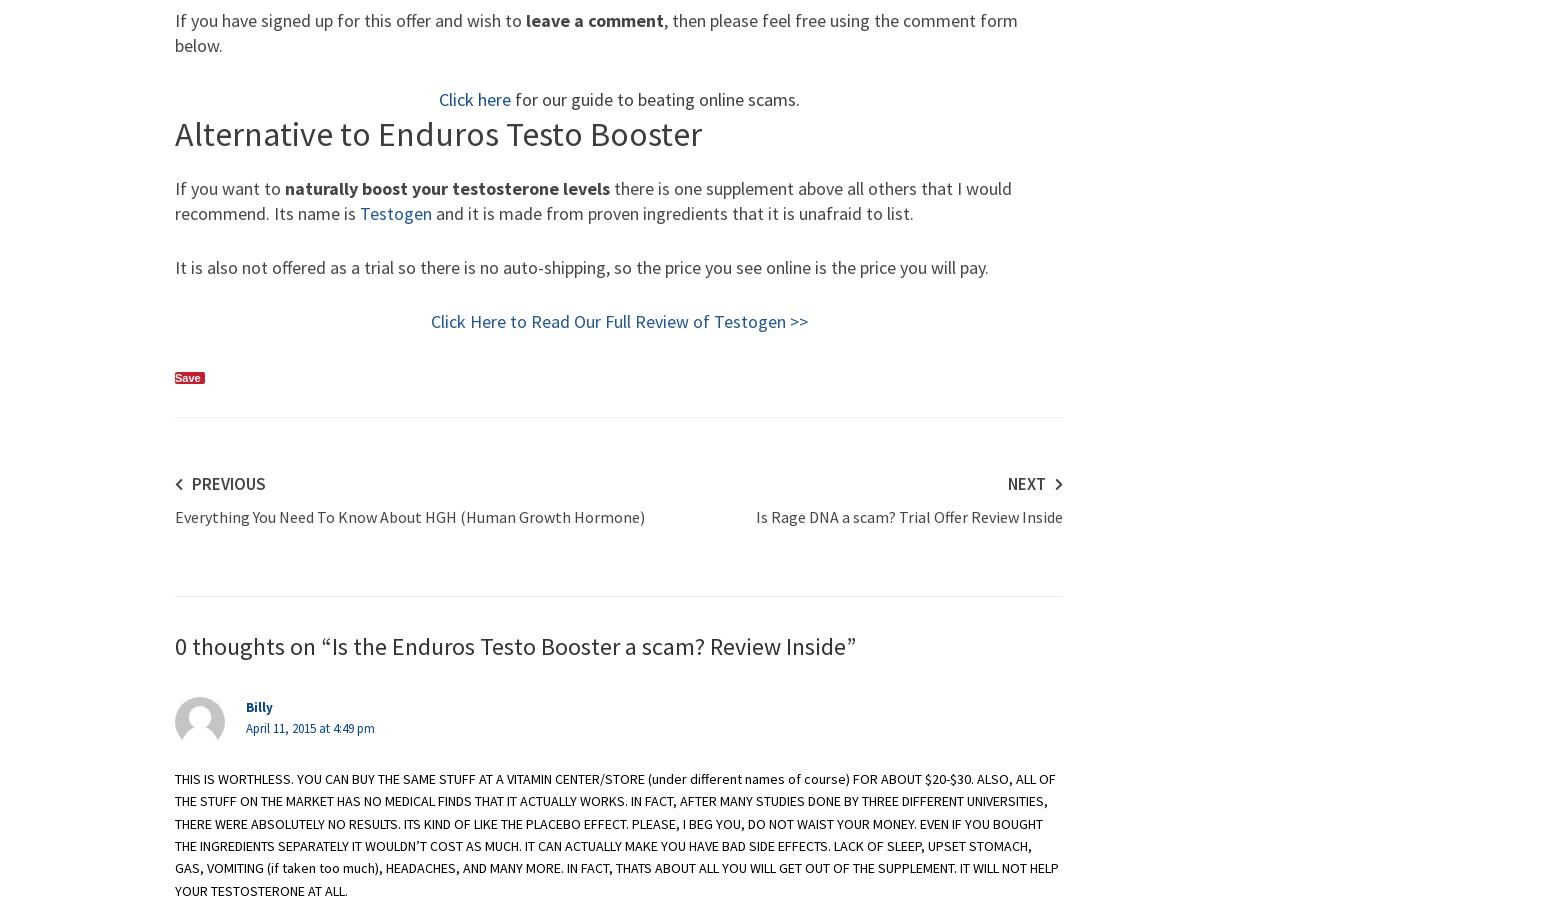 The height and width of the screenshot is (900, 1550). Describe the element at coordinates (596, 32) in the screenshot. I see `', then please feel free using the comment form below.'` at that location.